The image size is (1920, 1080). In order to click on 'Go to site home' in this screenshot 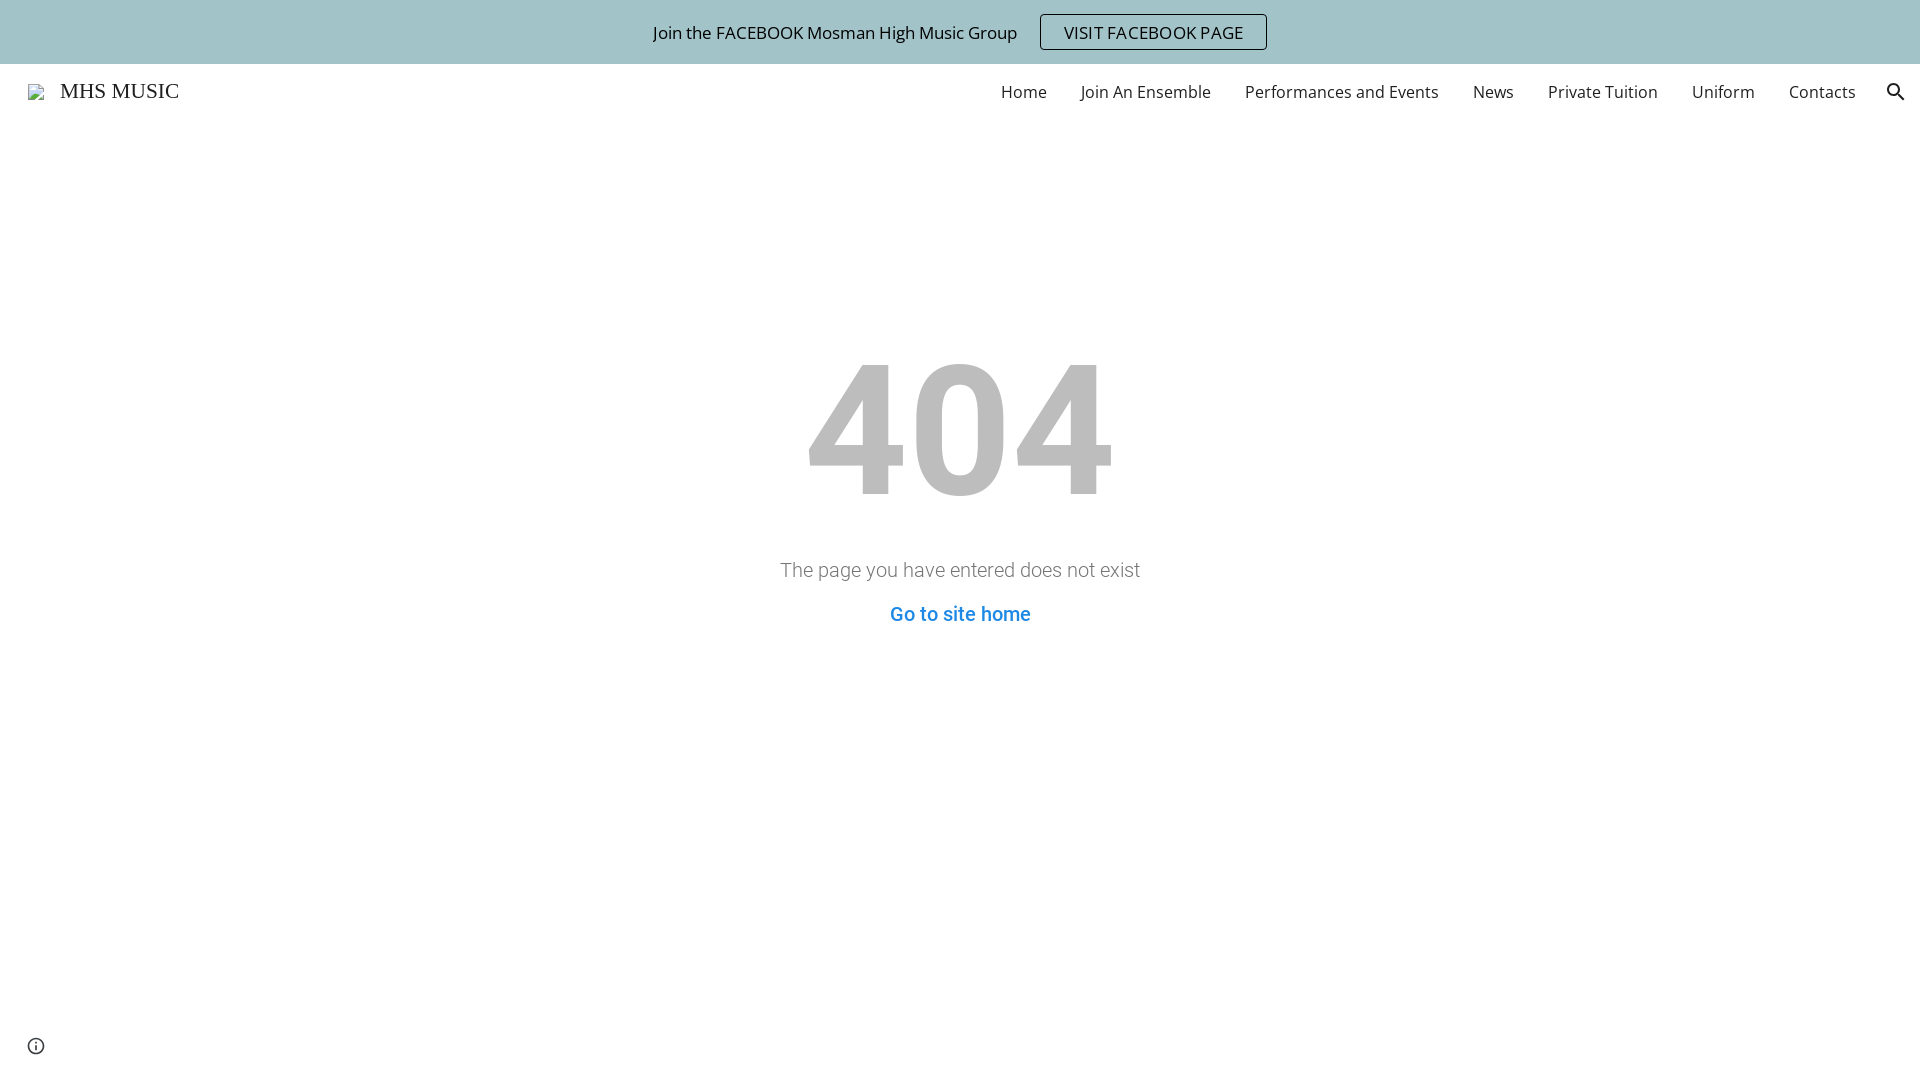, I will do `click(960, 612)`.